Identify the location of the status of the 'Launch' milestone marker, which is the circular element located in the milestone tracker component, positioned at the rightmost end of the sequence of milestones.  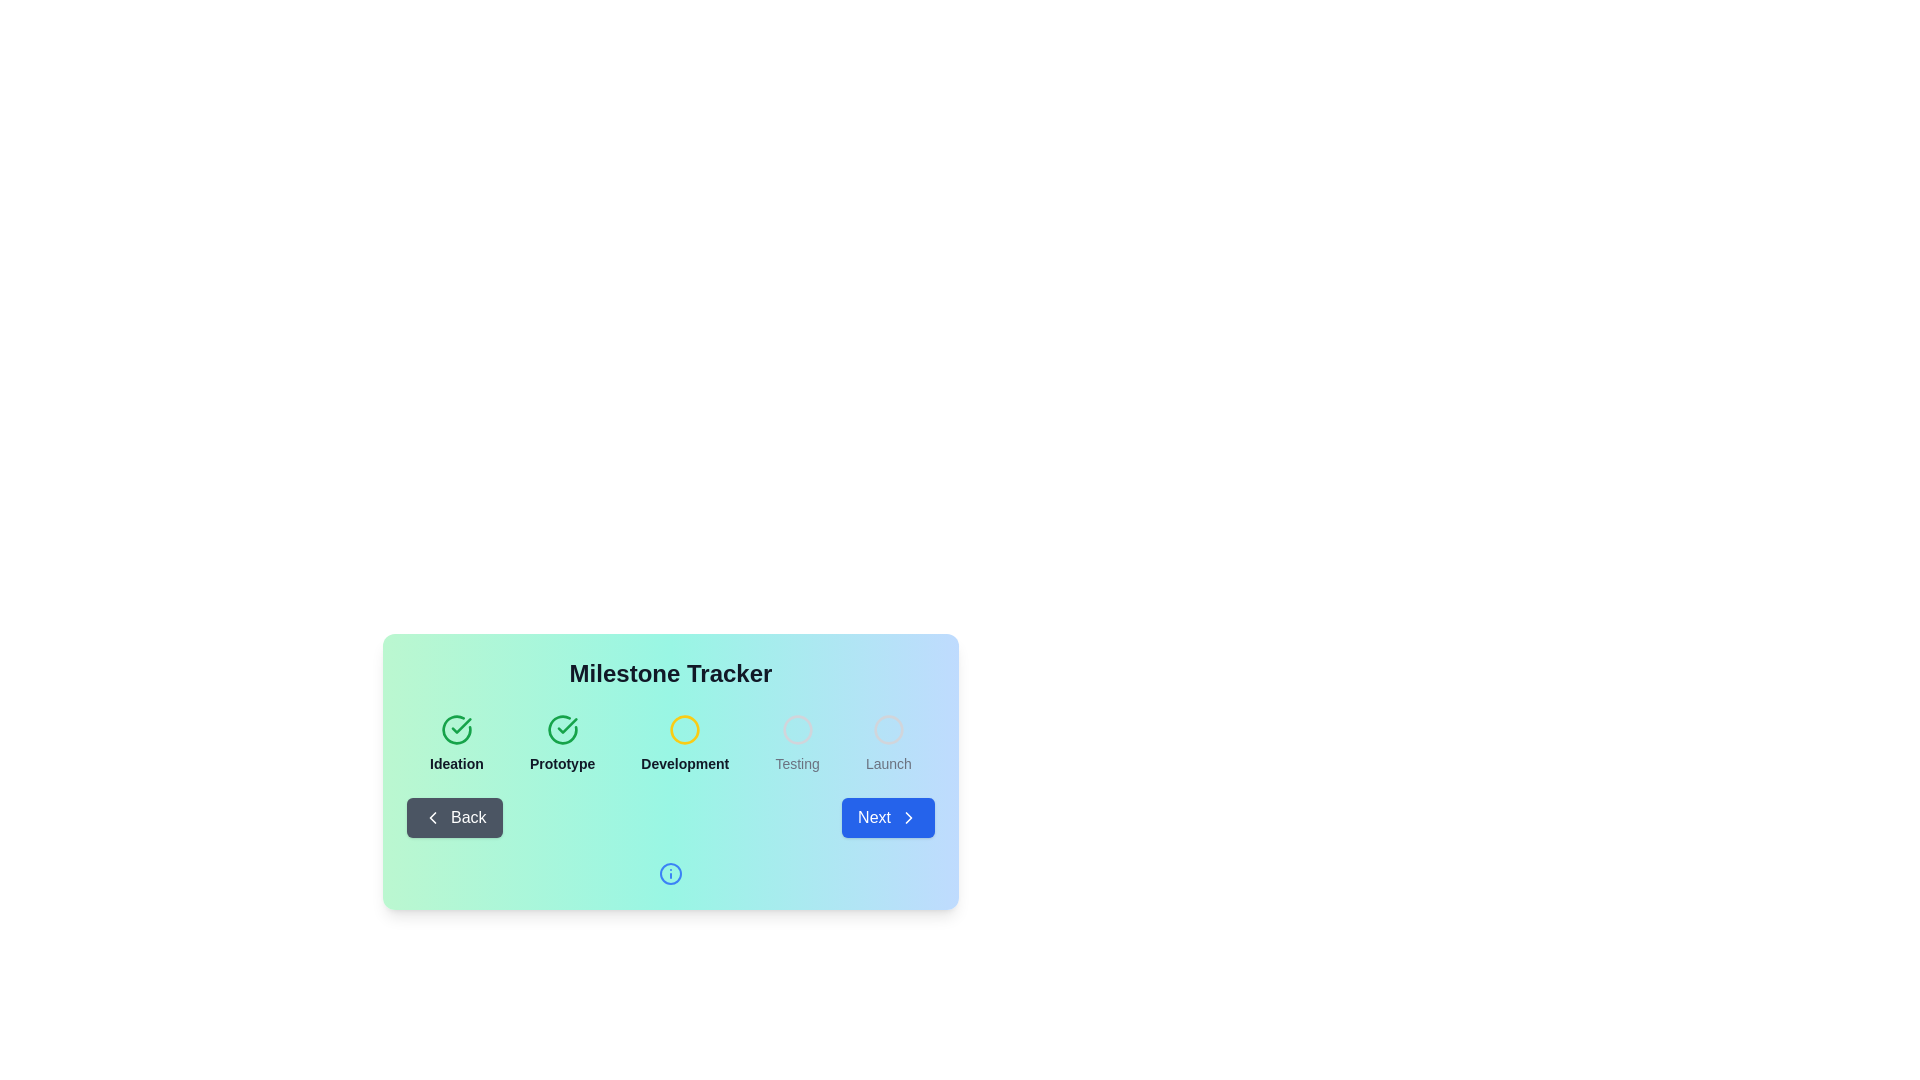
(887, 729).